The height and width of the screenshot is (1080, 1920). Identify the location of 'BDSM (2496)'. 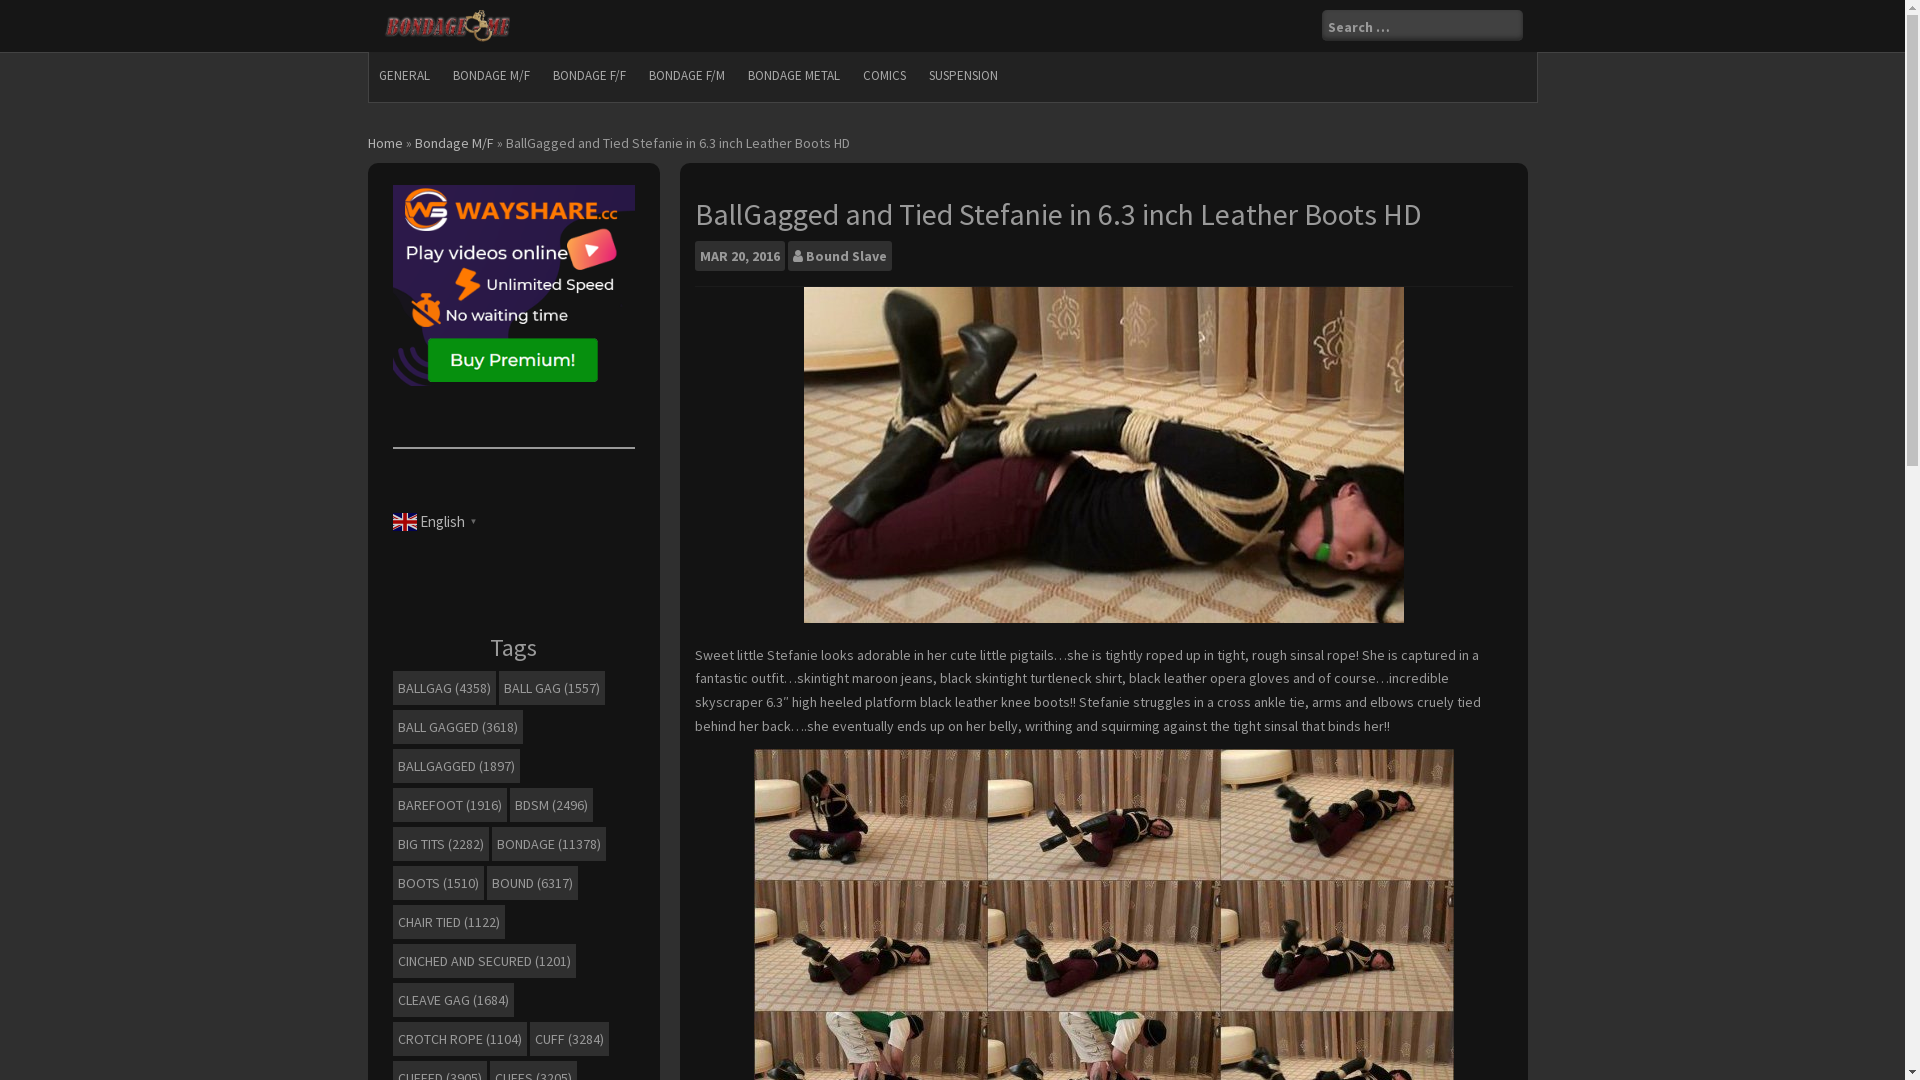
(509, 804).